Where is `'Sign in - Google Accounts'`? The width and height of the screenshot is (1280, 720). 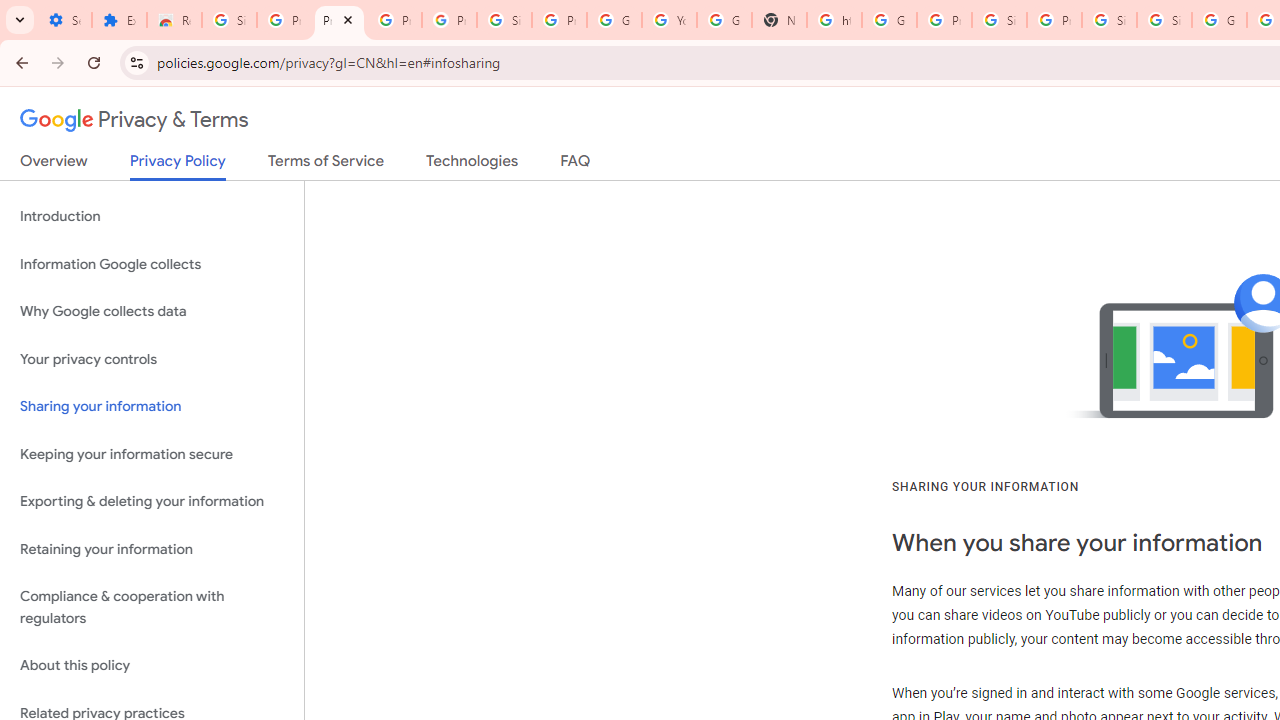
'Sign in - Google Accounts' is located at coordinates (1108, 20).